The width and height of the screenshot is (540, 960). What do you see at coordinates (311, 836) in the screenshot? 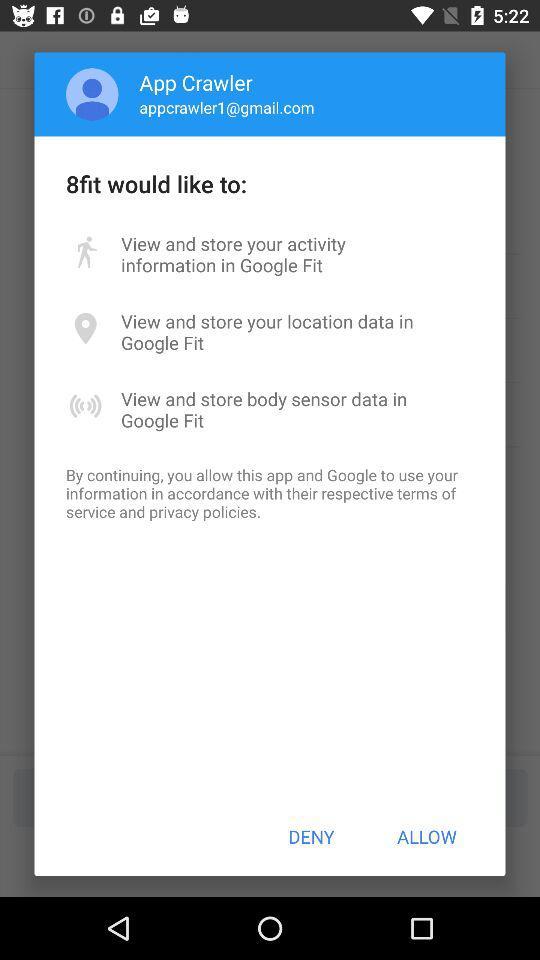
I see `icon next to the allow icon` at bounding box center [311, 836].